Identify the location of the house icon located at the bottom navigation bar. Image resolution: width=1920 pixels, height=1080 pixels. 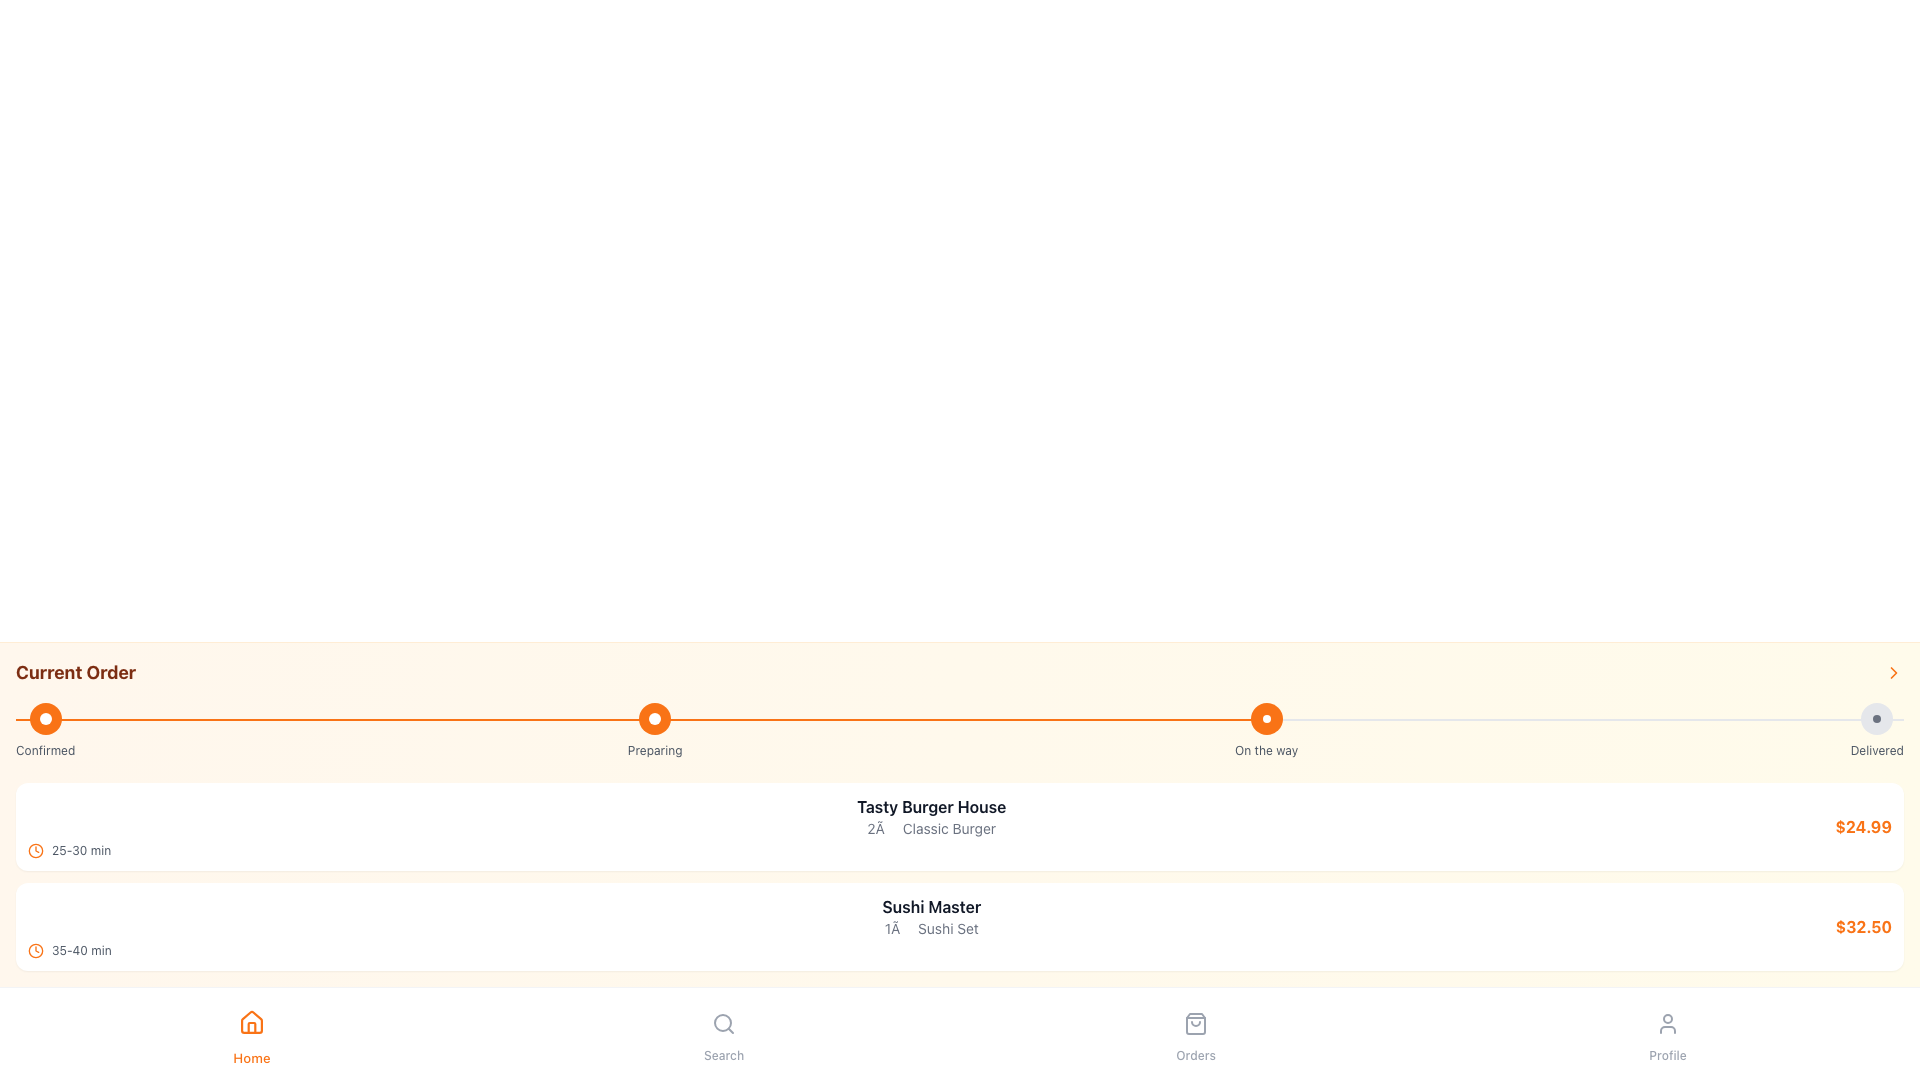
(250, 1022).